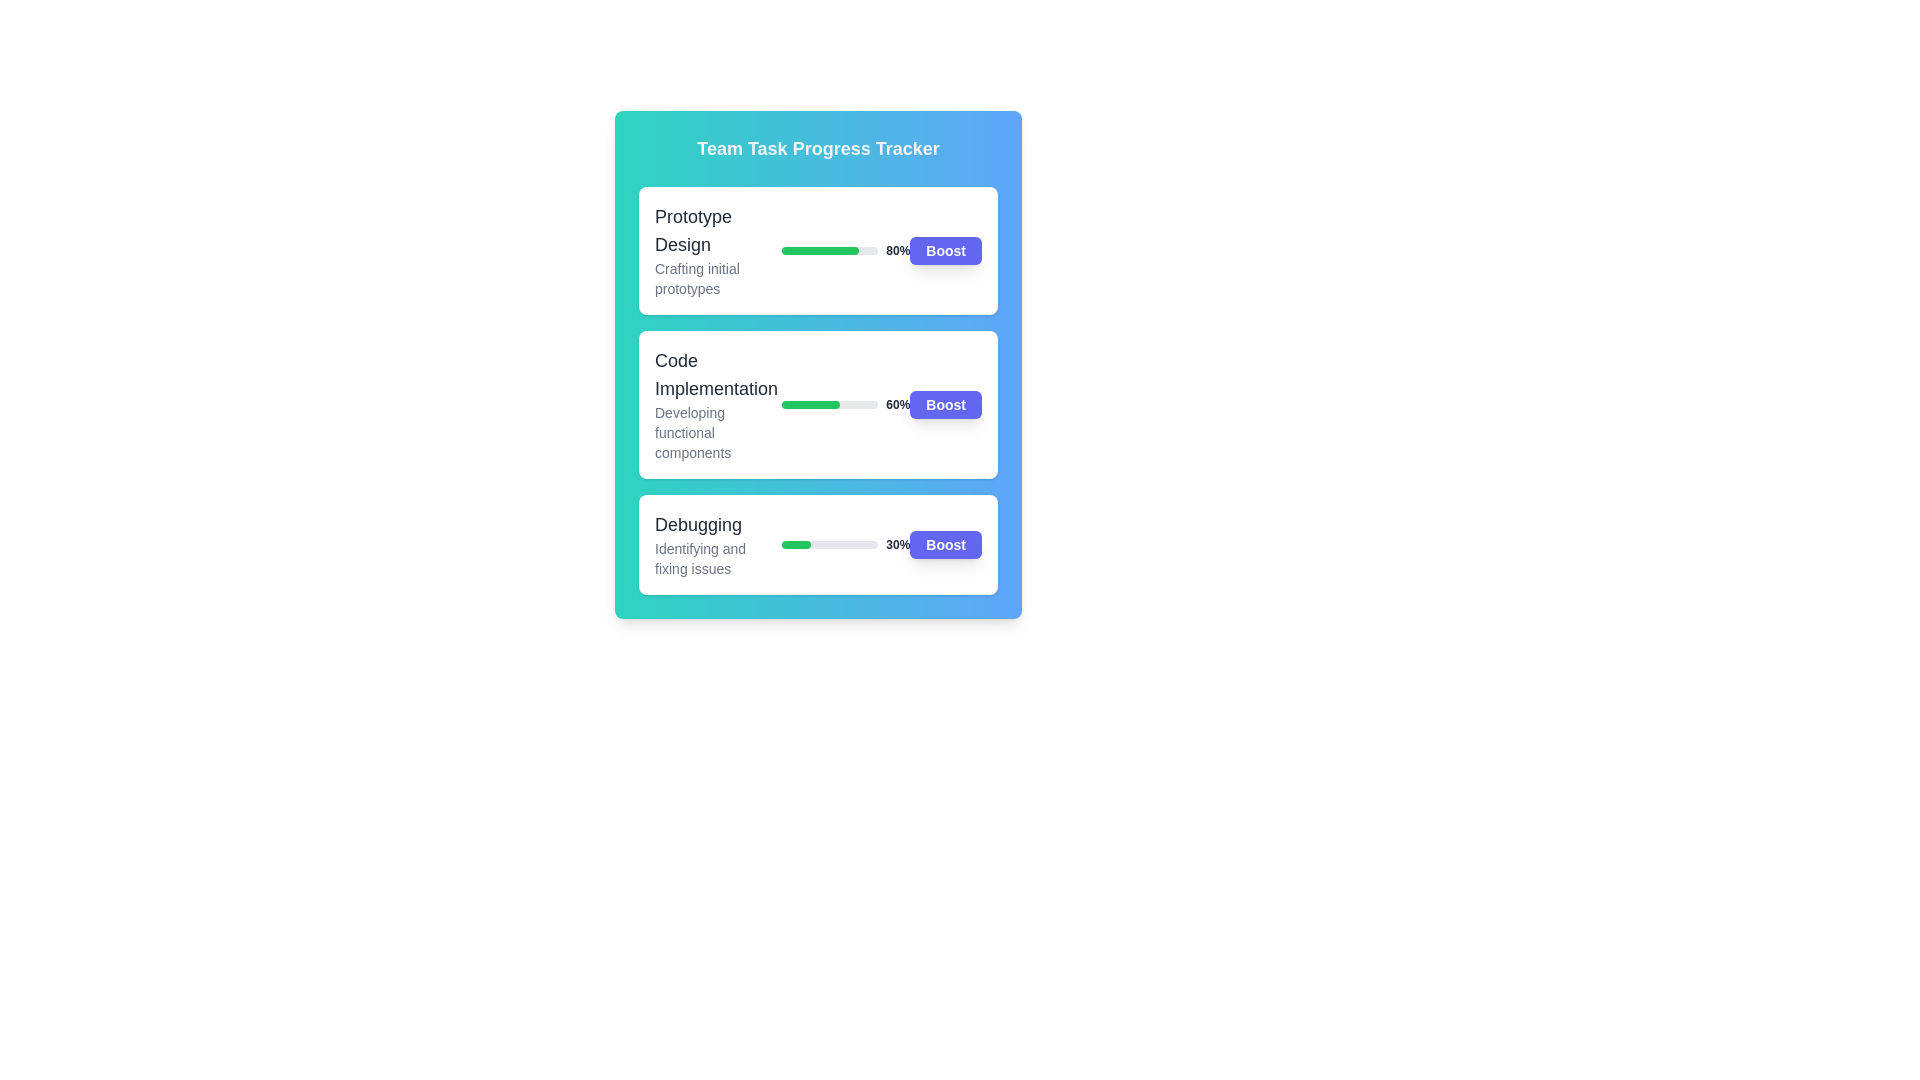  Describe the element at coordinates (945, 405) in the screenshot. I see `keyboard navigation` at that location.